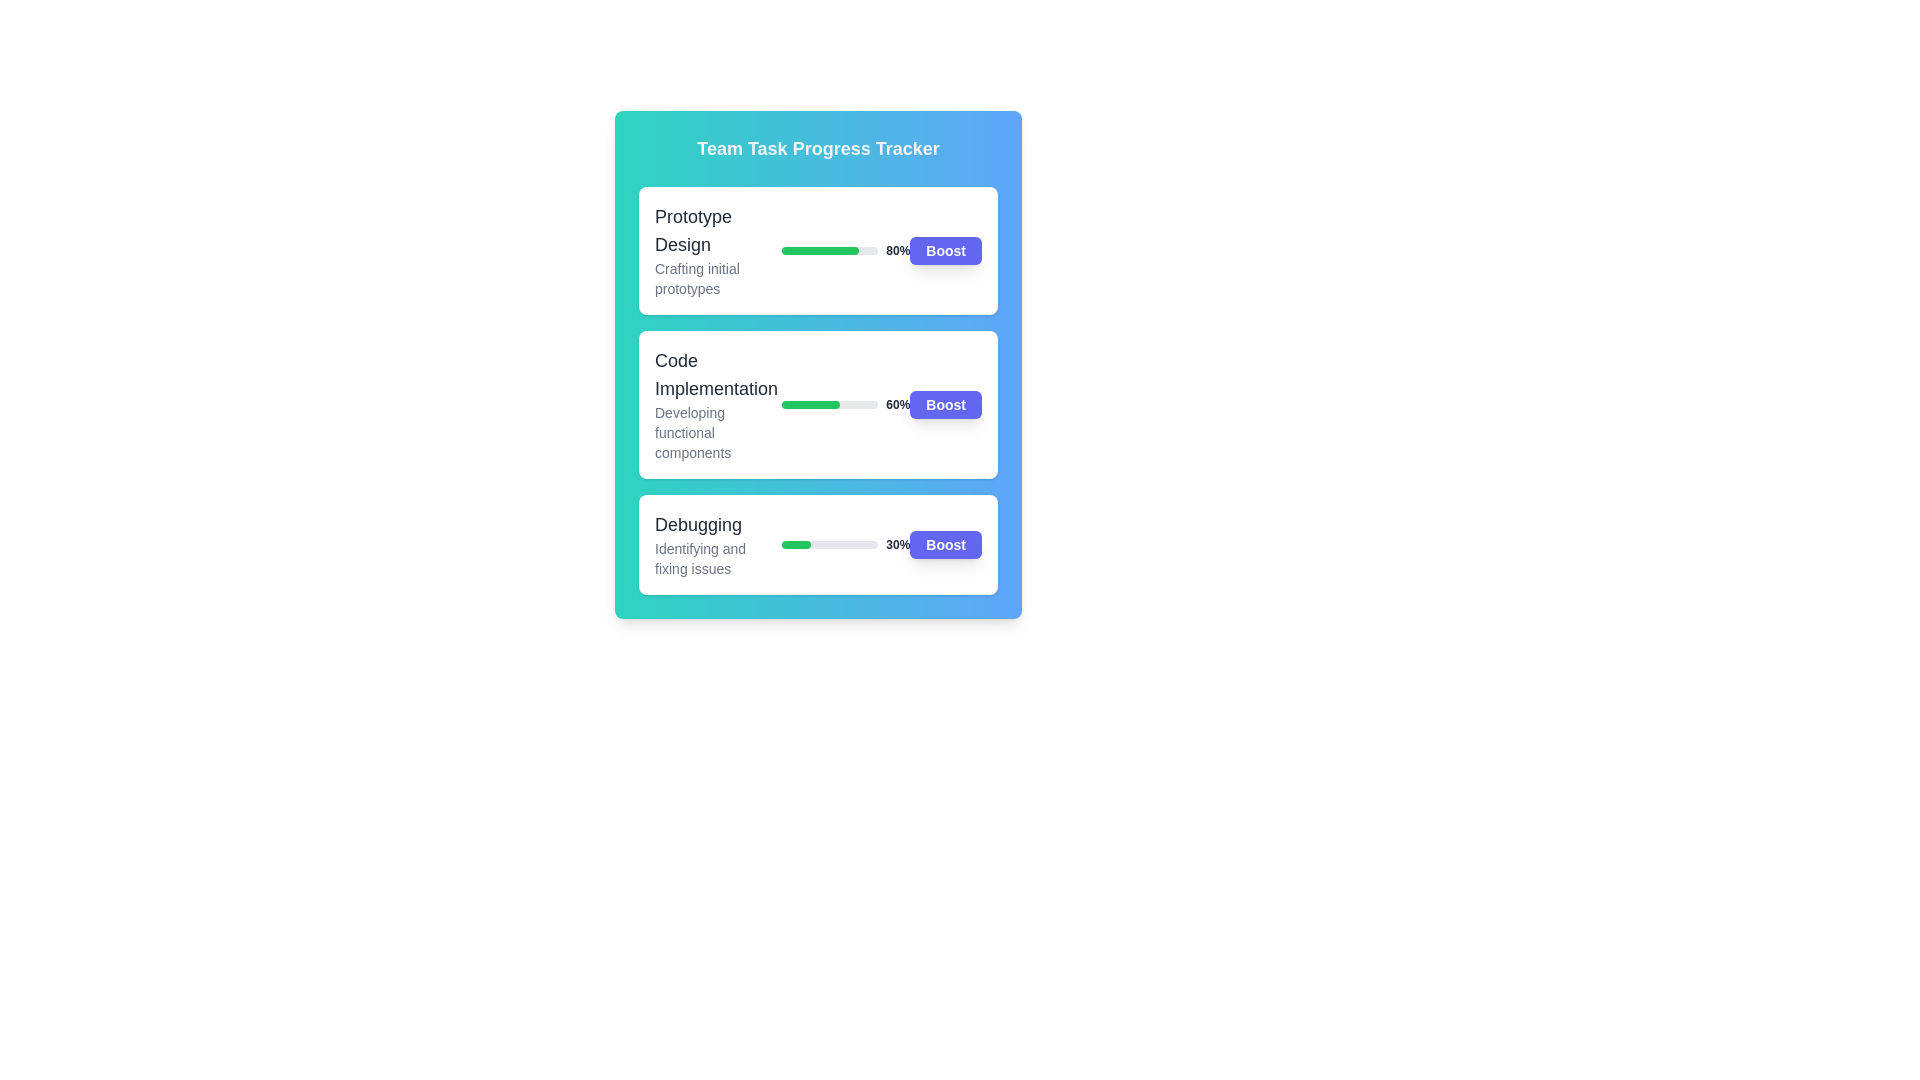  Describe the element at coordinates (945, 405) in the screenshot. I see `keyboard navigation` at that location.